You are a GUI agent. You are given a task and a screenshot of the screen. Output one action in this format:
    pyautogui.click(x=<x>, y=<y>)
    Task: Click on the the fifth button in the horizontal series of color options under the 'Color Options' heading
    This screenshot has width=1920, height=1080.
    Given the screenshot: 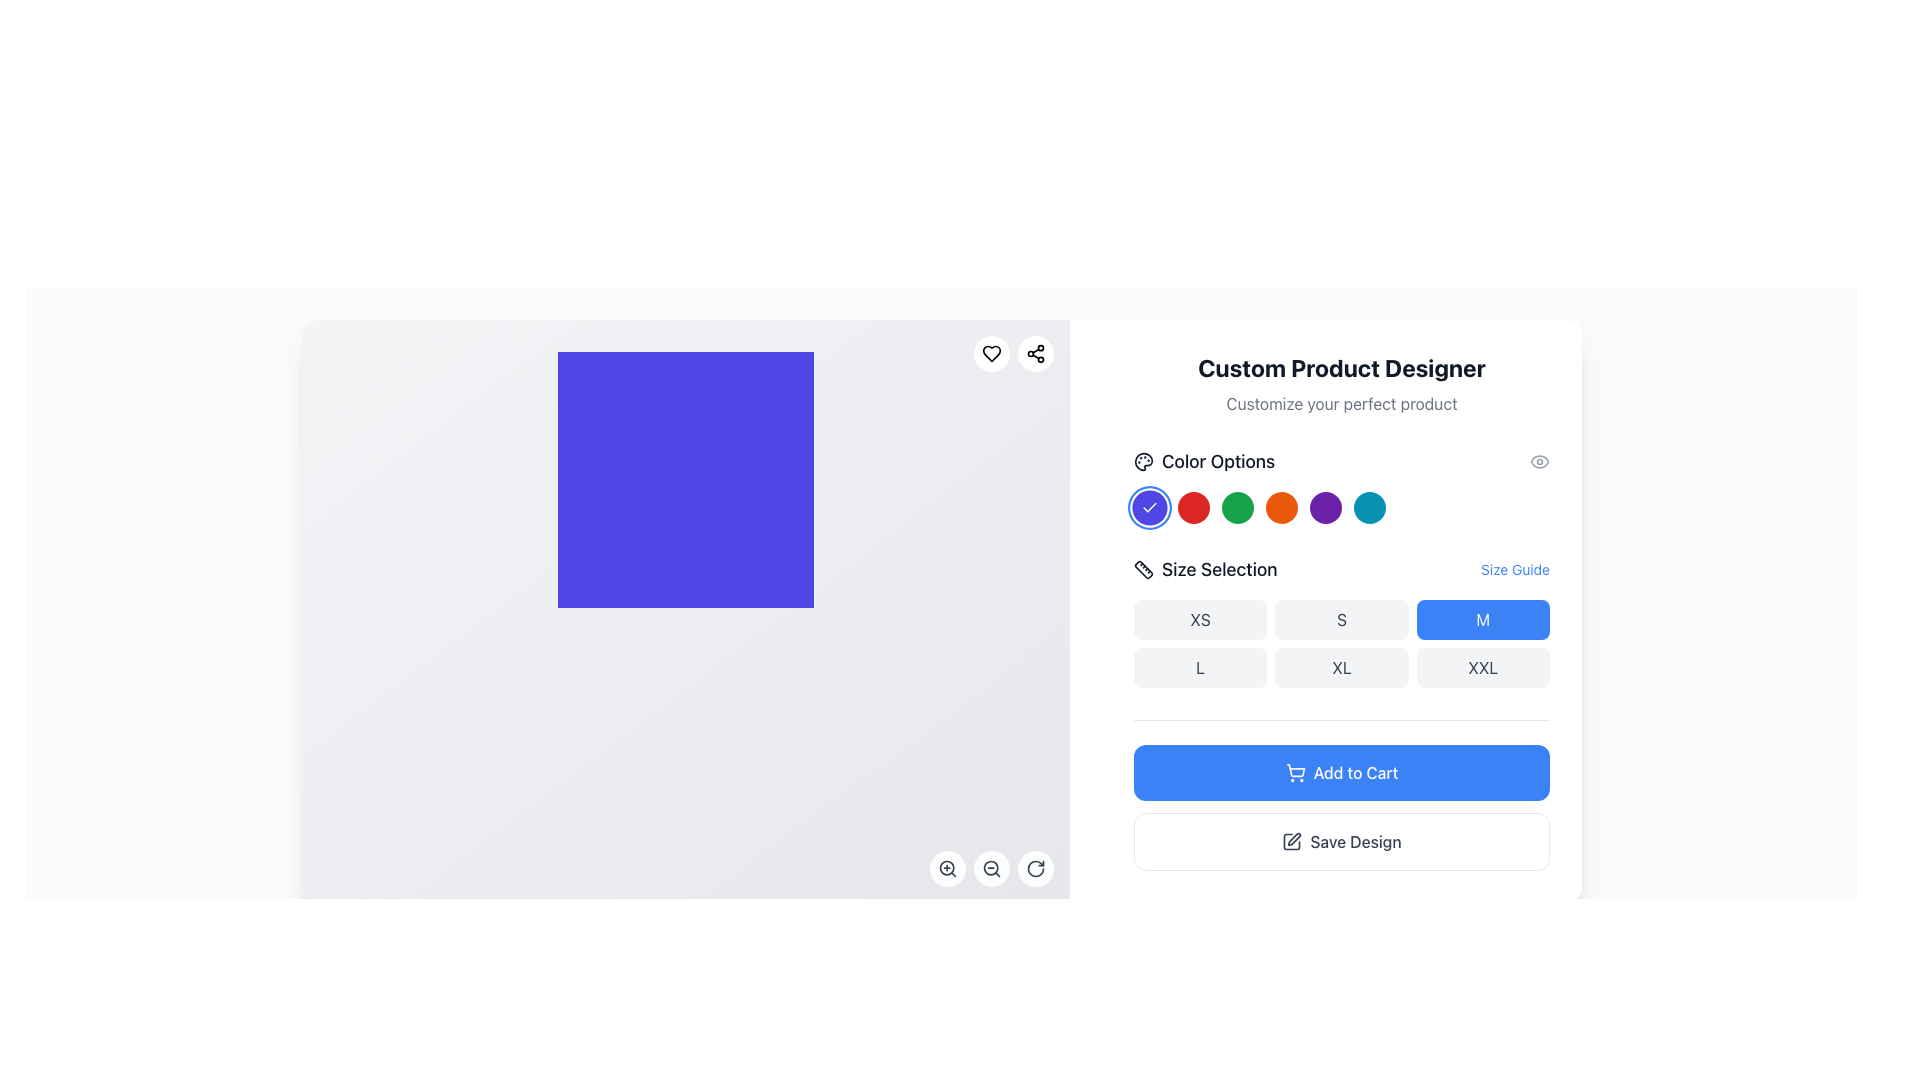 What is the action you would take?
    pyautogui.click(x=1342, y=507)
    